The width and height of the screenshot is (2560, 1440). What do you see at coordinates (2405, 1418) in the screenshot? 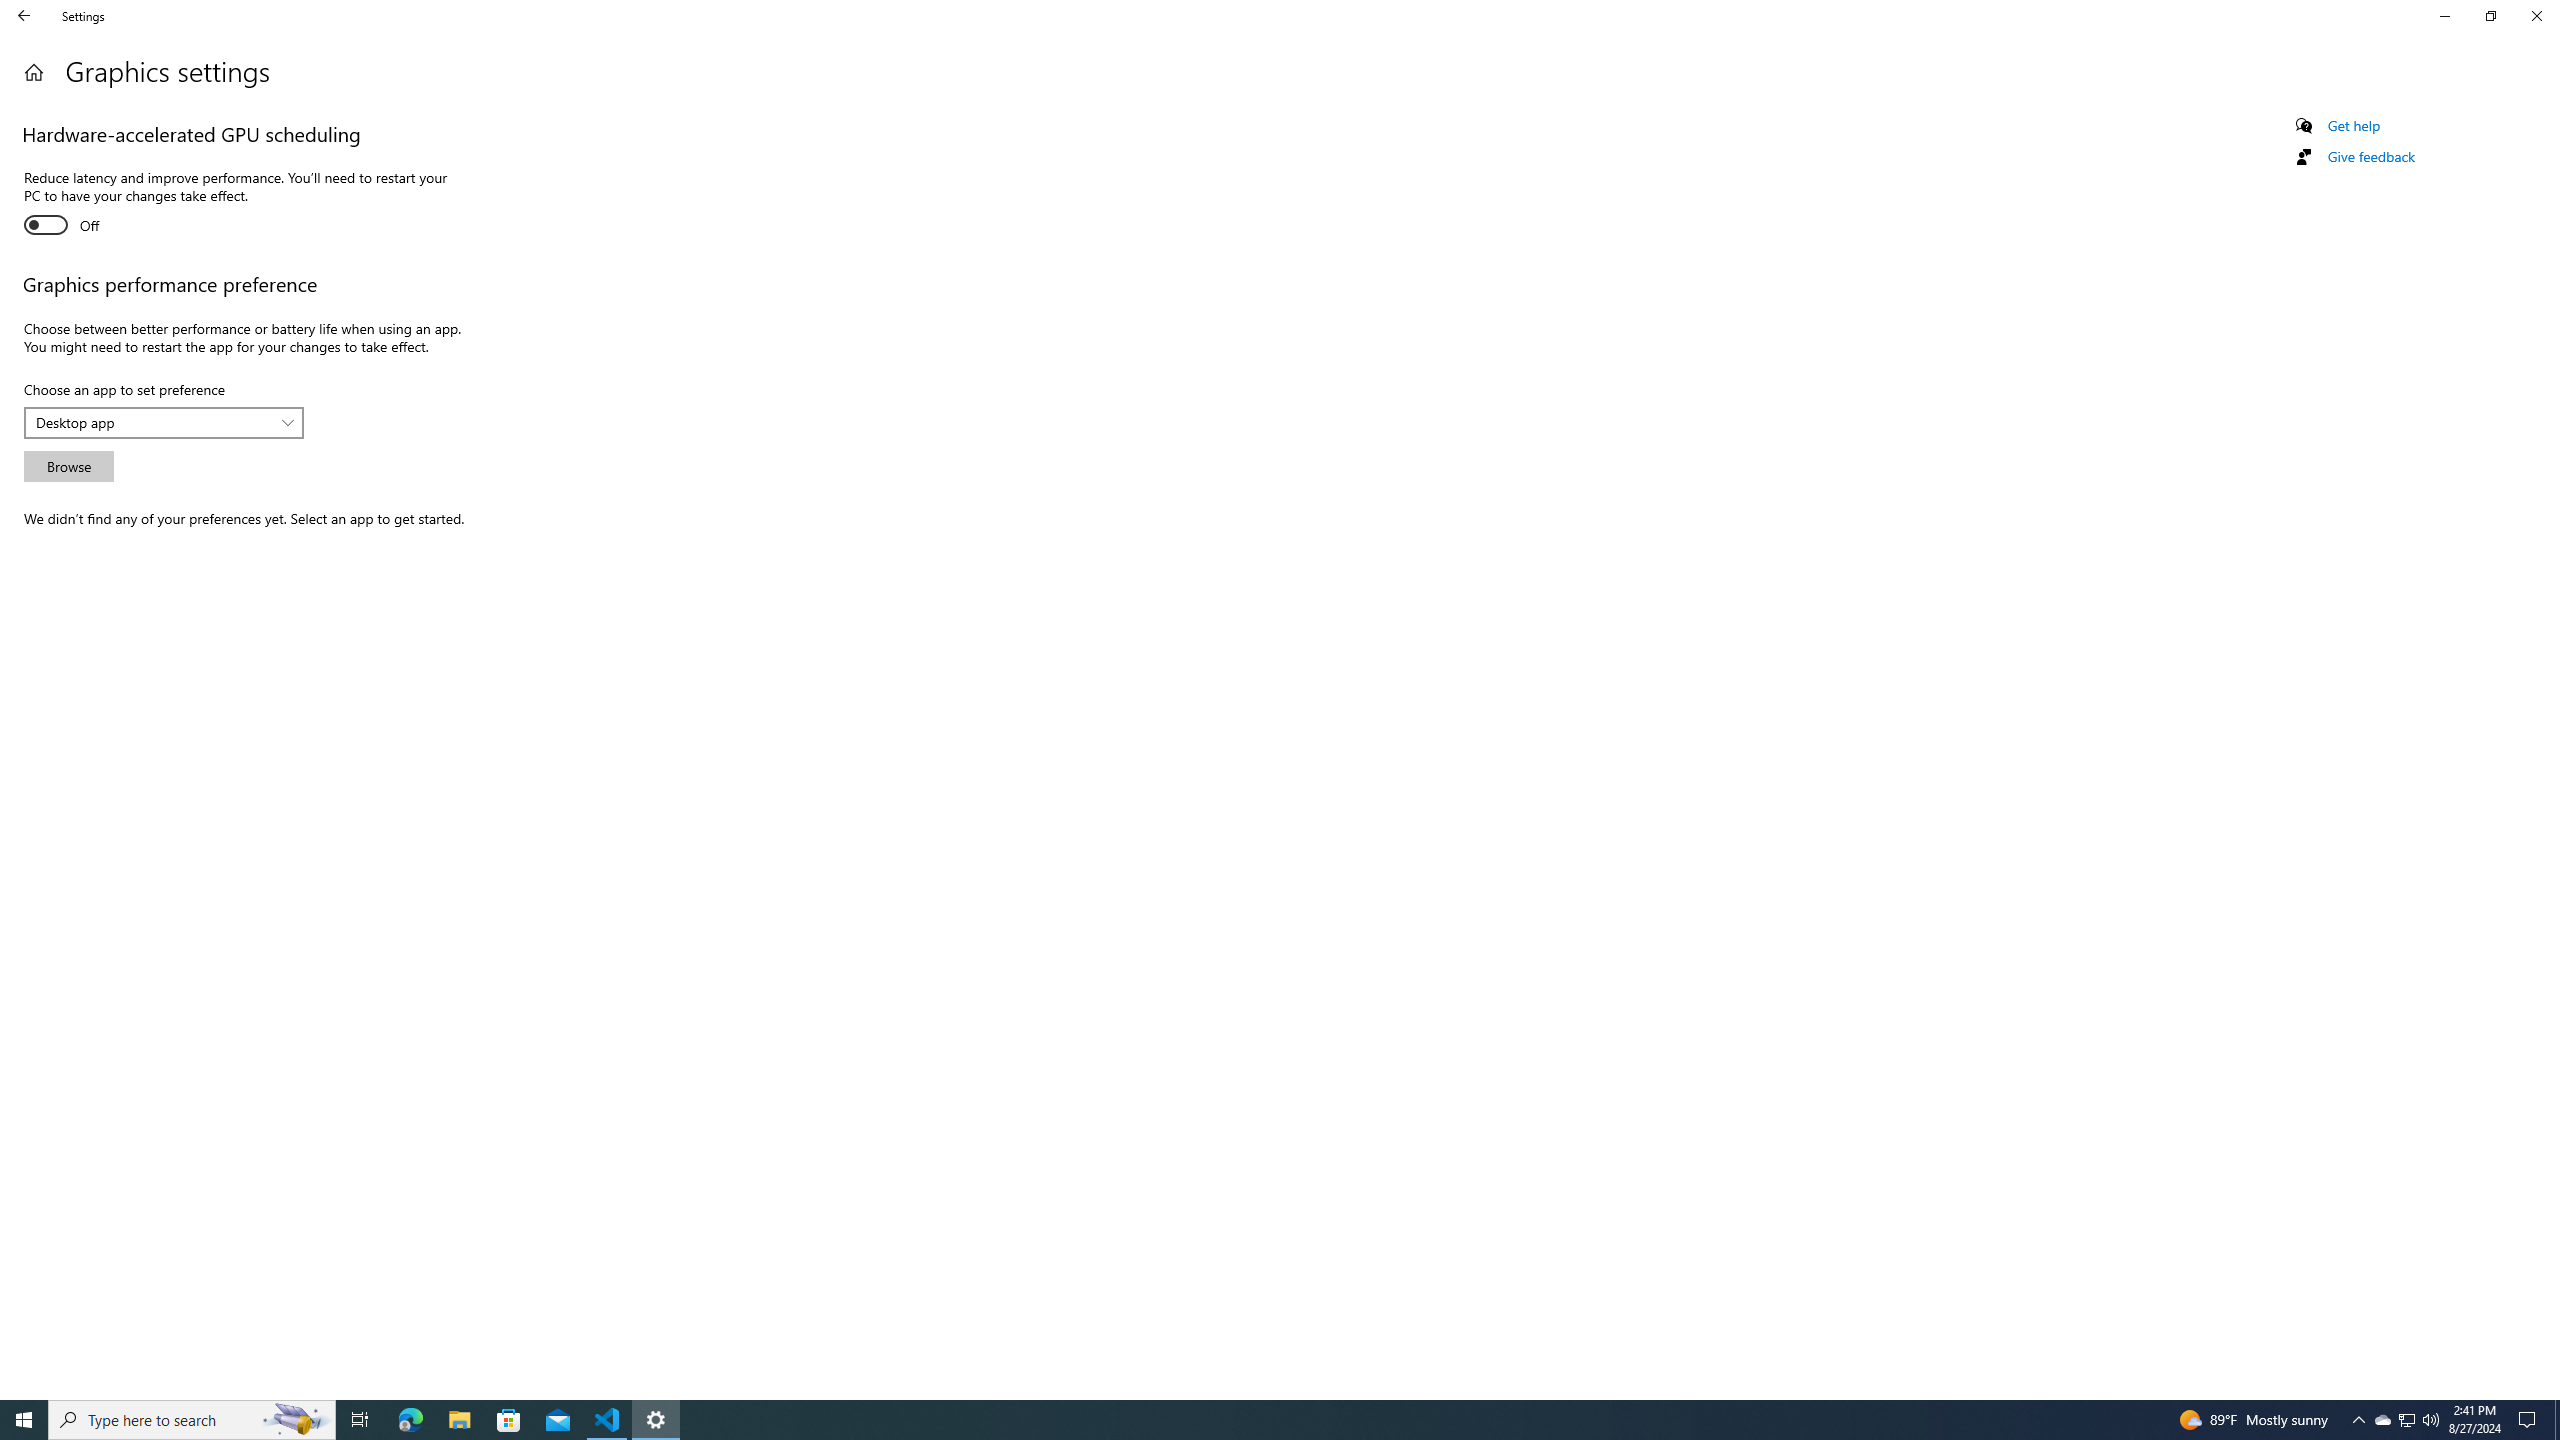
I see `'User Promoted Notification Area'` at bounding box center [2405, 1418].